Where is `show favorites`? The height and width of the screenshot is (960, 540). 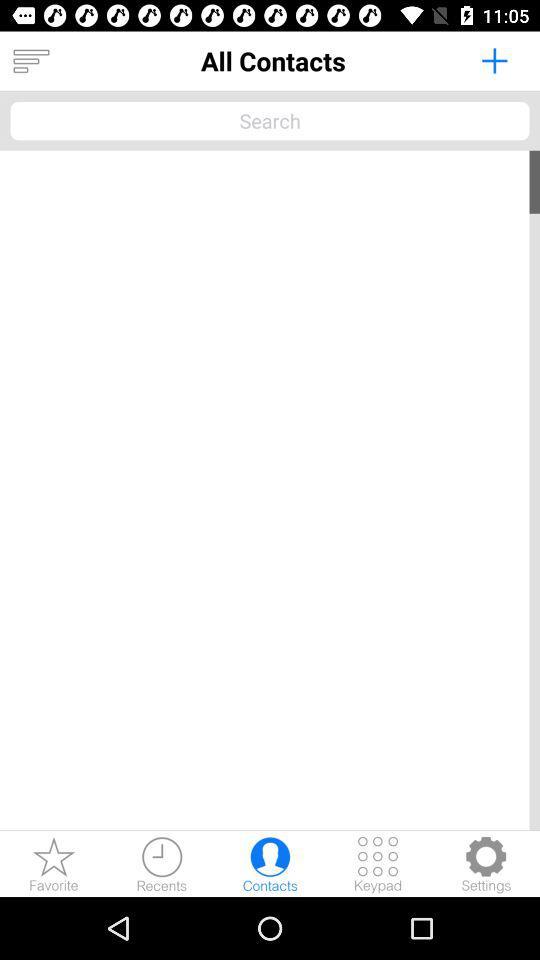
show favorites is located at coordinates (54, 863).